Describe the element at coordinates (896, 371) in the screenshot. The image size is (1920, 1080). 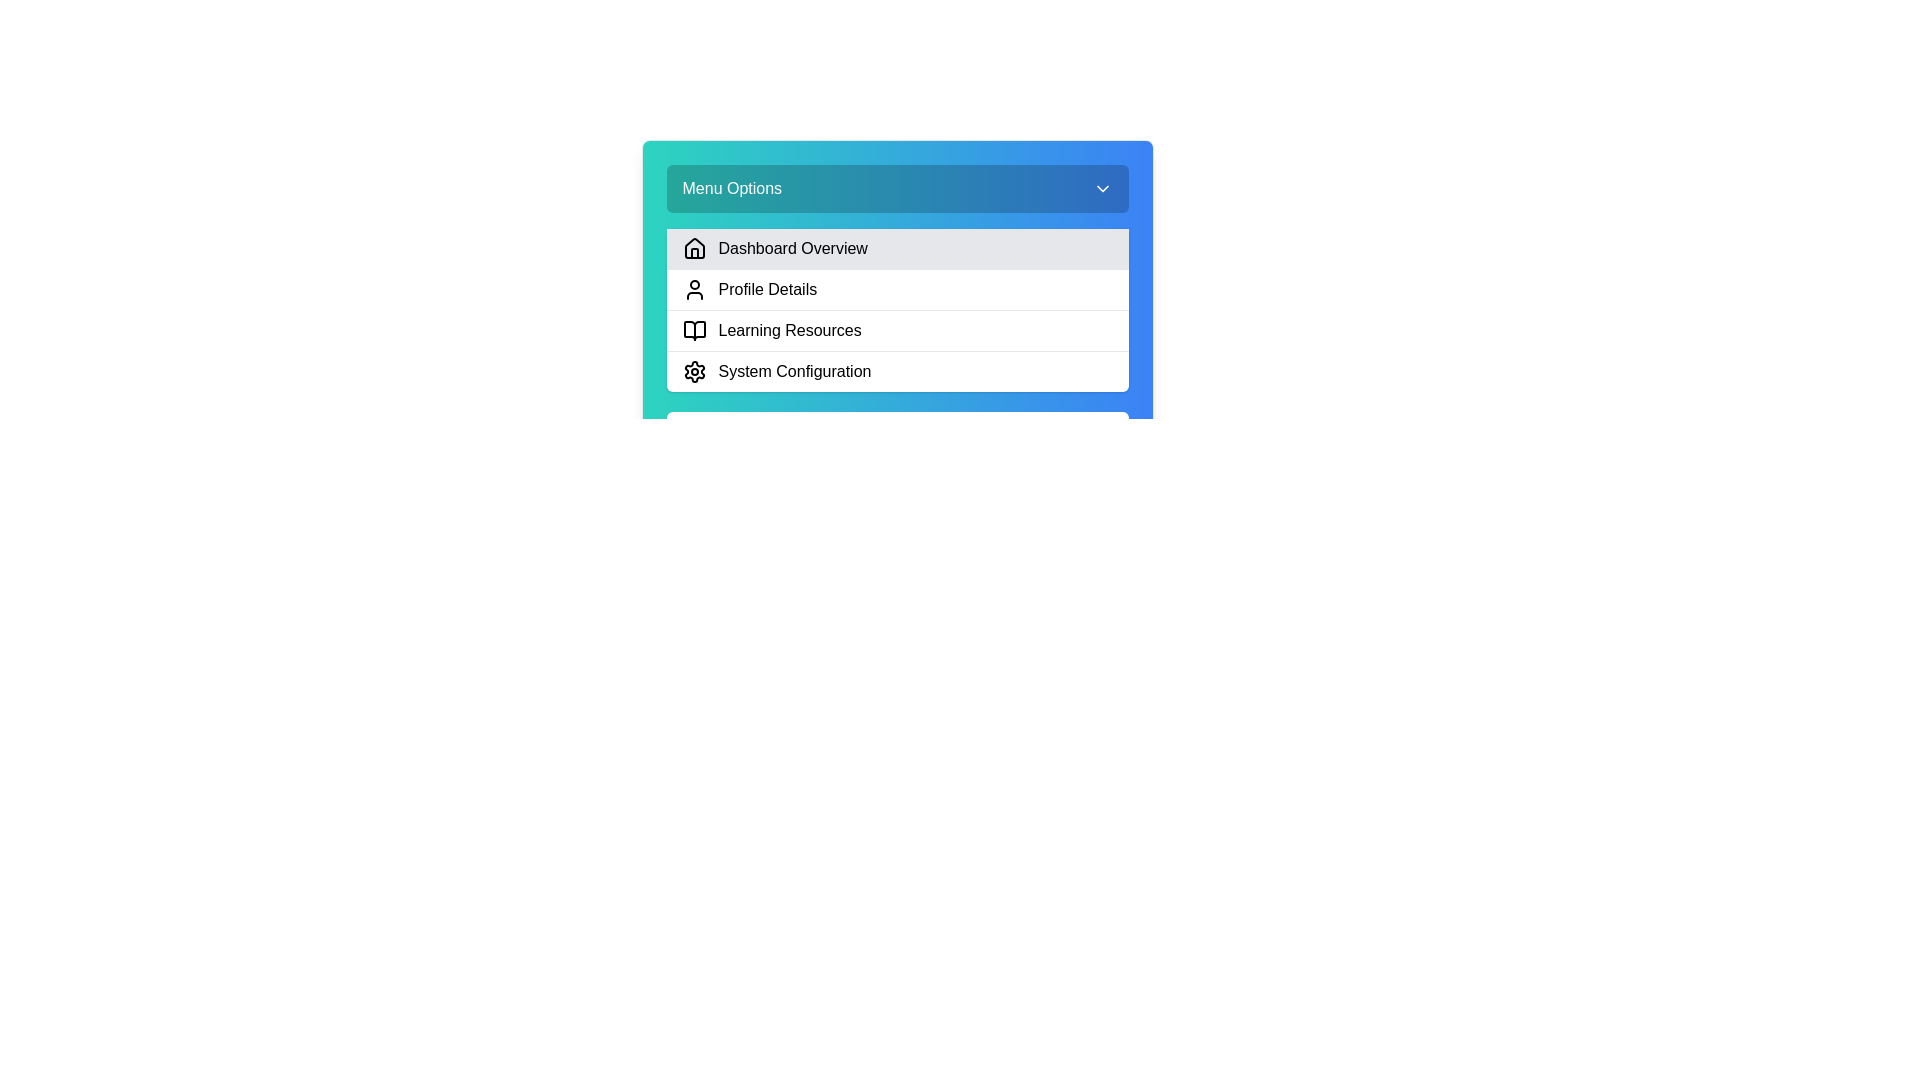
I see `the fourth menu item for 'System Configuration' located in the lower part of the menu panel` at that location.